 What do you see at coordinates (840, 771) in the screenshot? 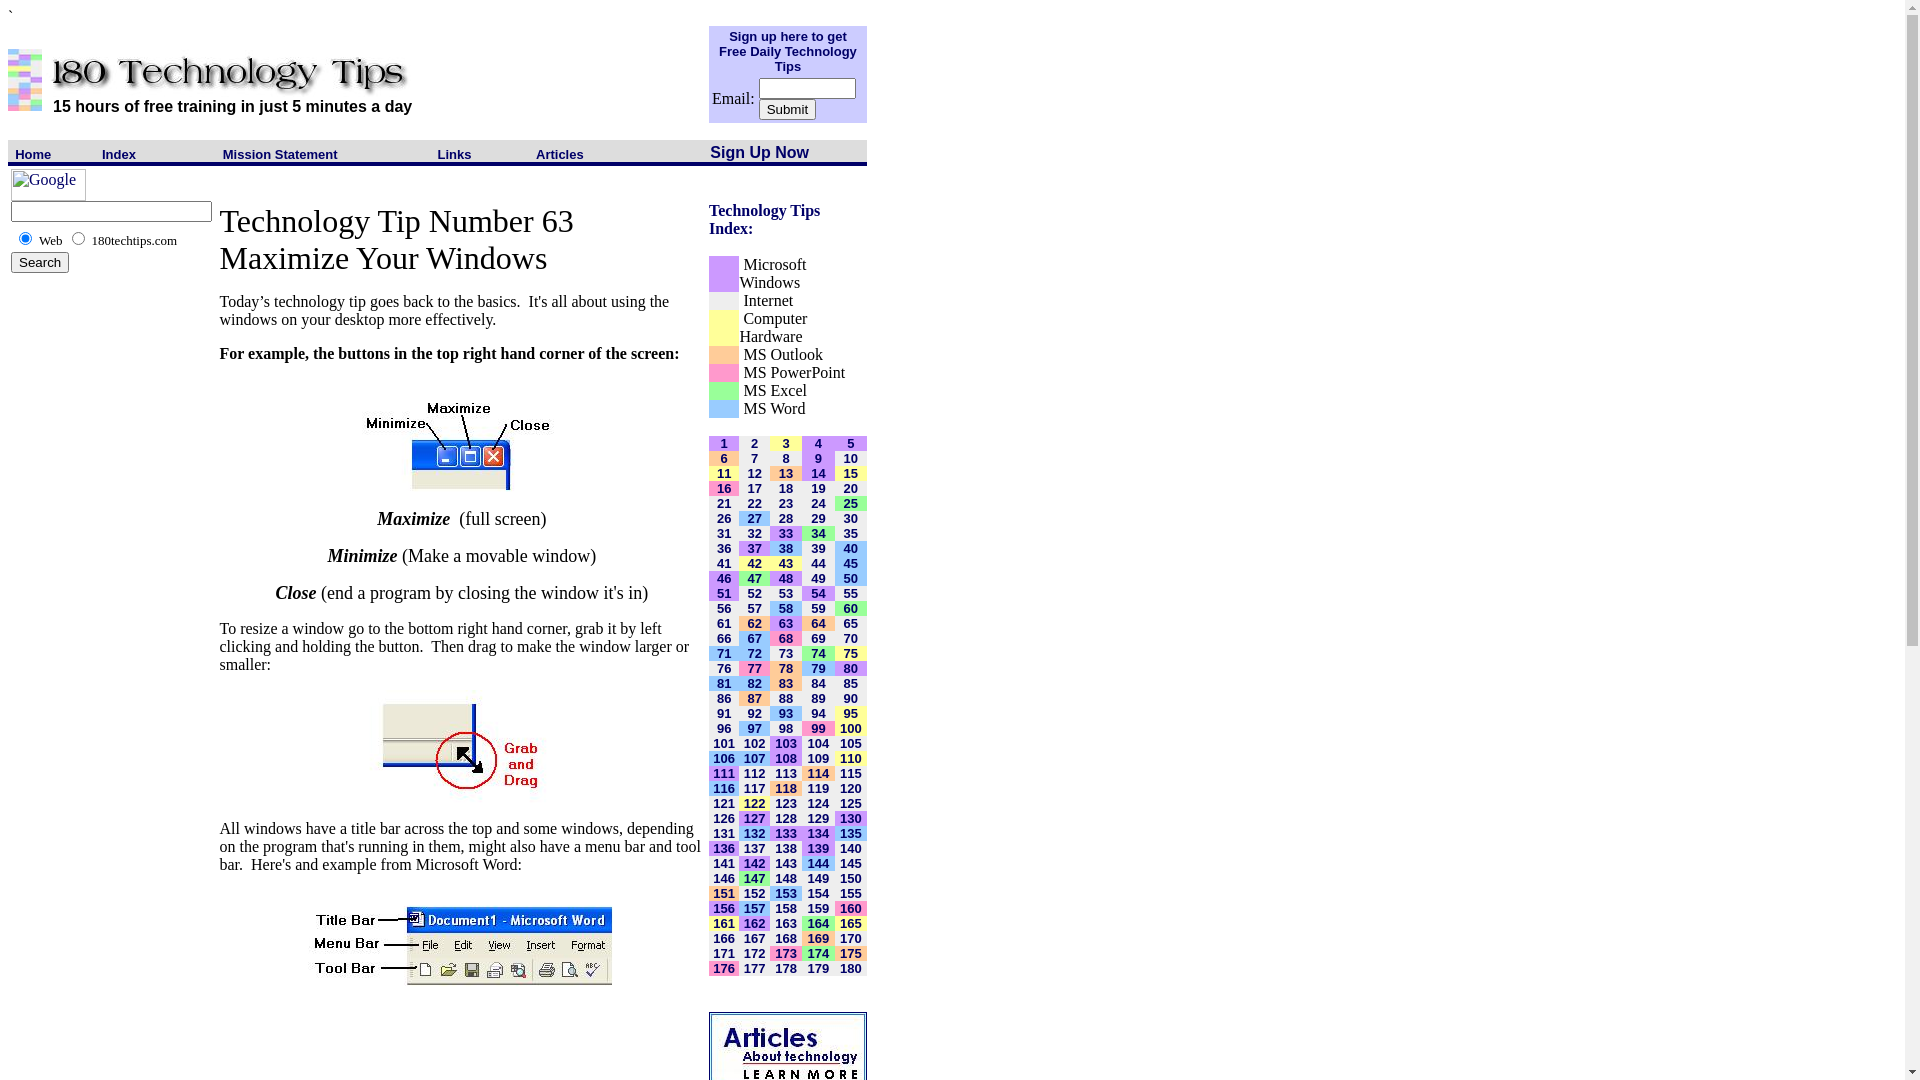
I see `'115'` at bounding box center [840, 771].